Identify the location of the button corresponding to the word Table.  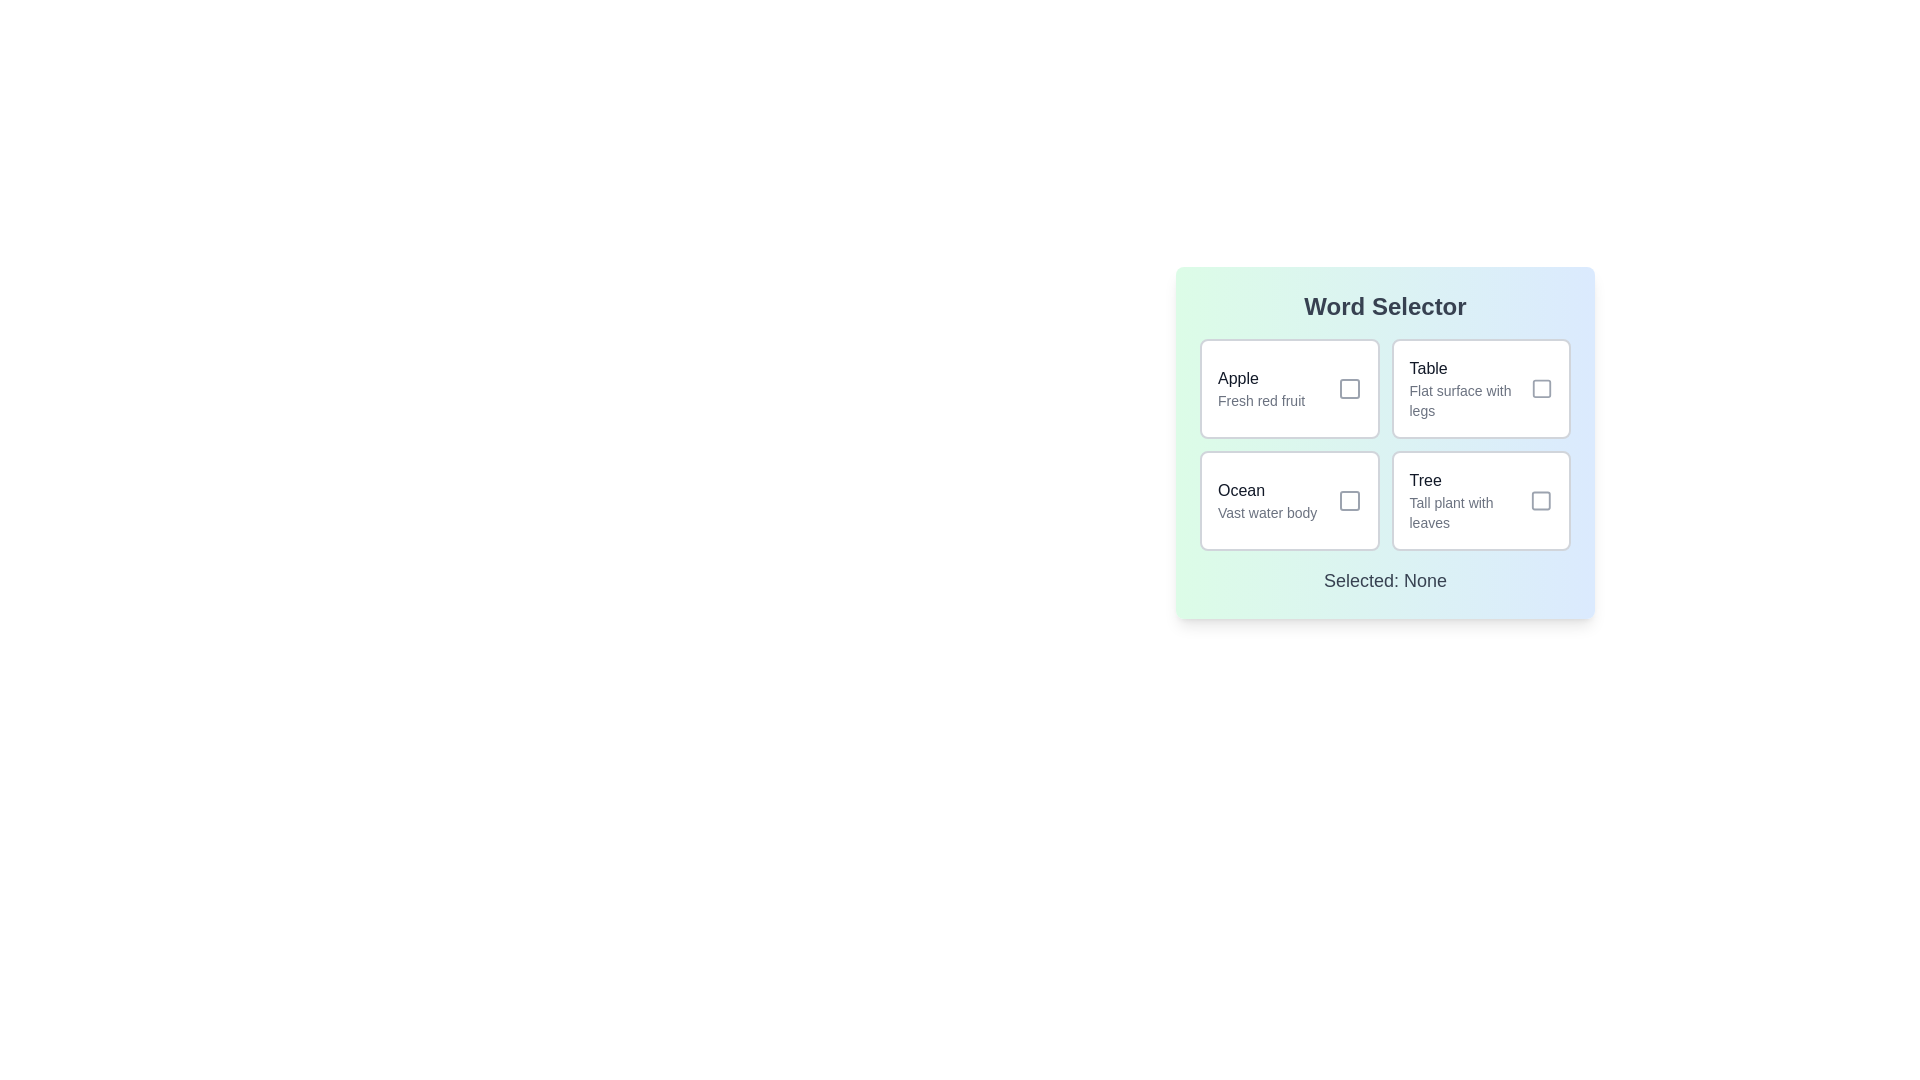
(1481, 389).